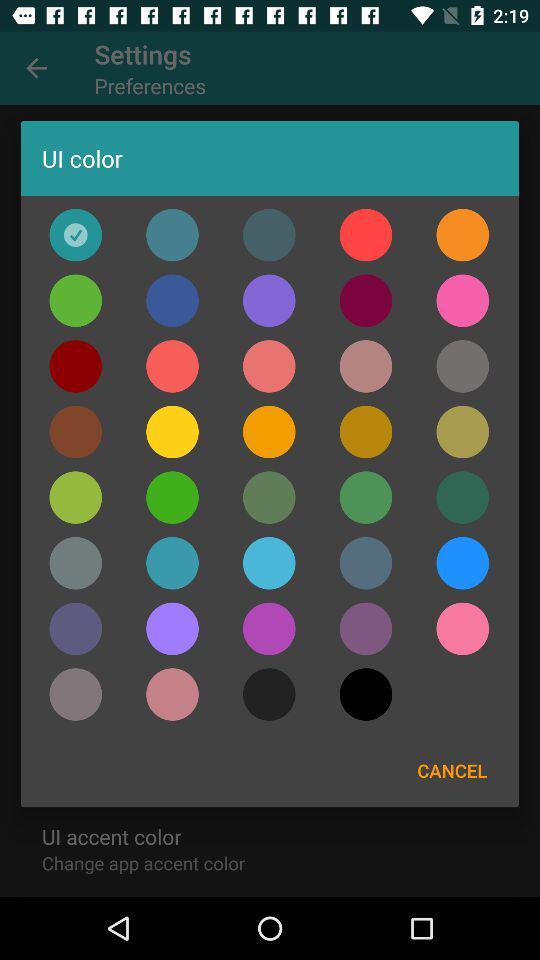 This screenshot has height=960, width=540. What do you see at coordinates (269, 694) in the screenshot?
I see `the icon at the bottom` at bounding box center [269, 694].